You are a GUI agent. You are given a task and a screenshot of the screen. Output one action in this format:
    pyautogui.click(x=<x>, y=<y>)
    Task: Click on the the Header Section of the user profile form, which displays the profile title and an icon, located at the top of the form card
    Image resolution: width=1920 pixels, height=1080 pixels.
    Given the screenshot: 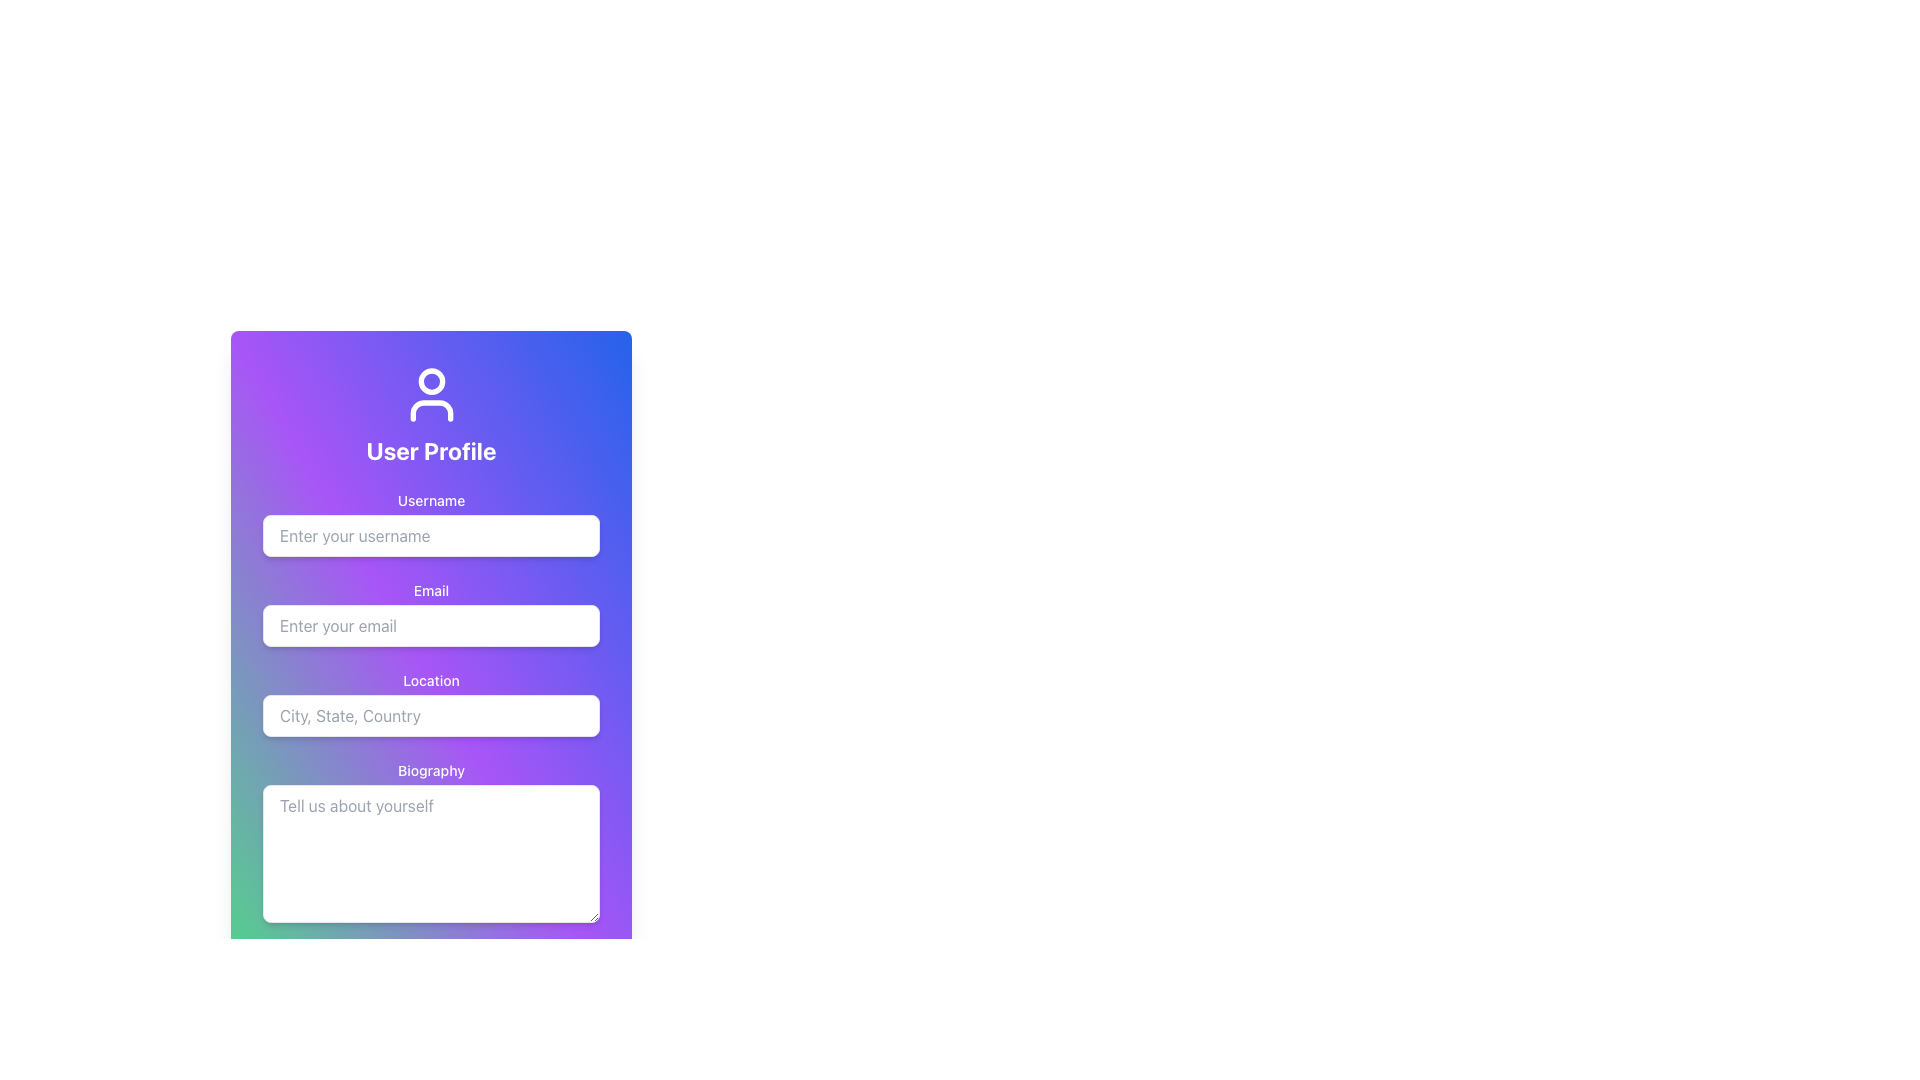 What is the action you would take?
    pyautogui.click(x=430, y=414)
    